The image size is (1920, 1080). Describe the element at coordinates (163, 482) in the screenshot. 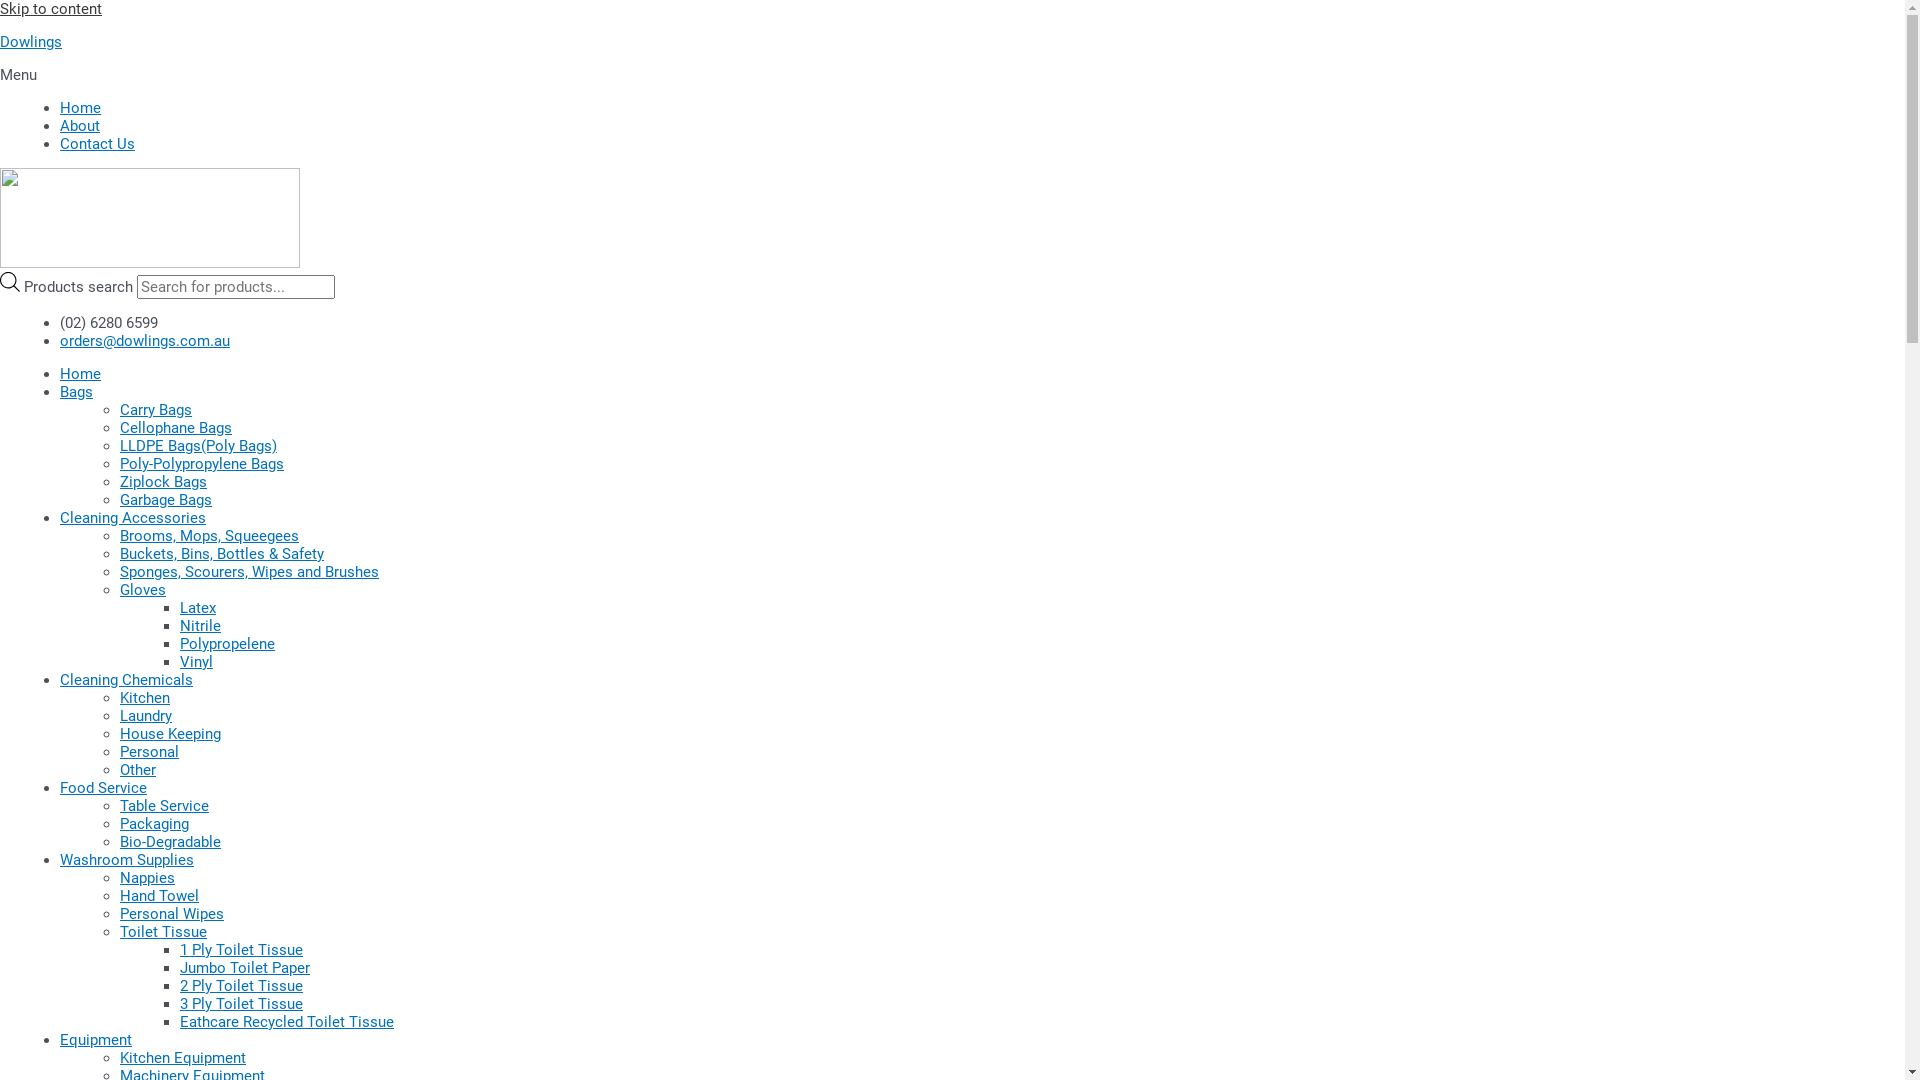

I see `'Ziplock Bags'` at that location.